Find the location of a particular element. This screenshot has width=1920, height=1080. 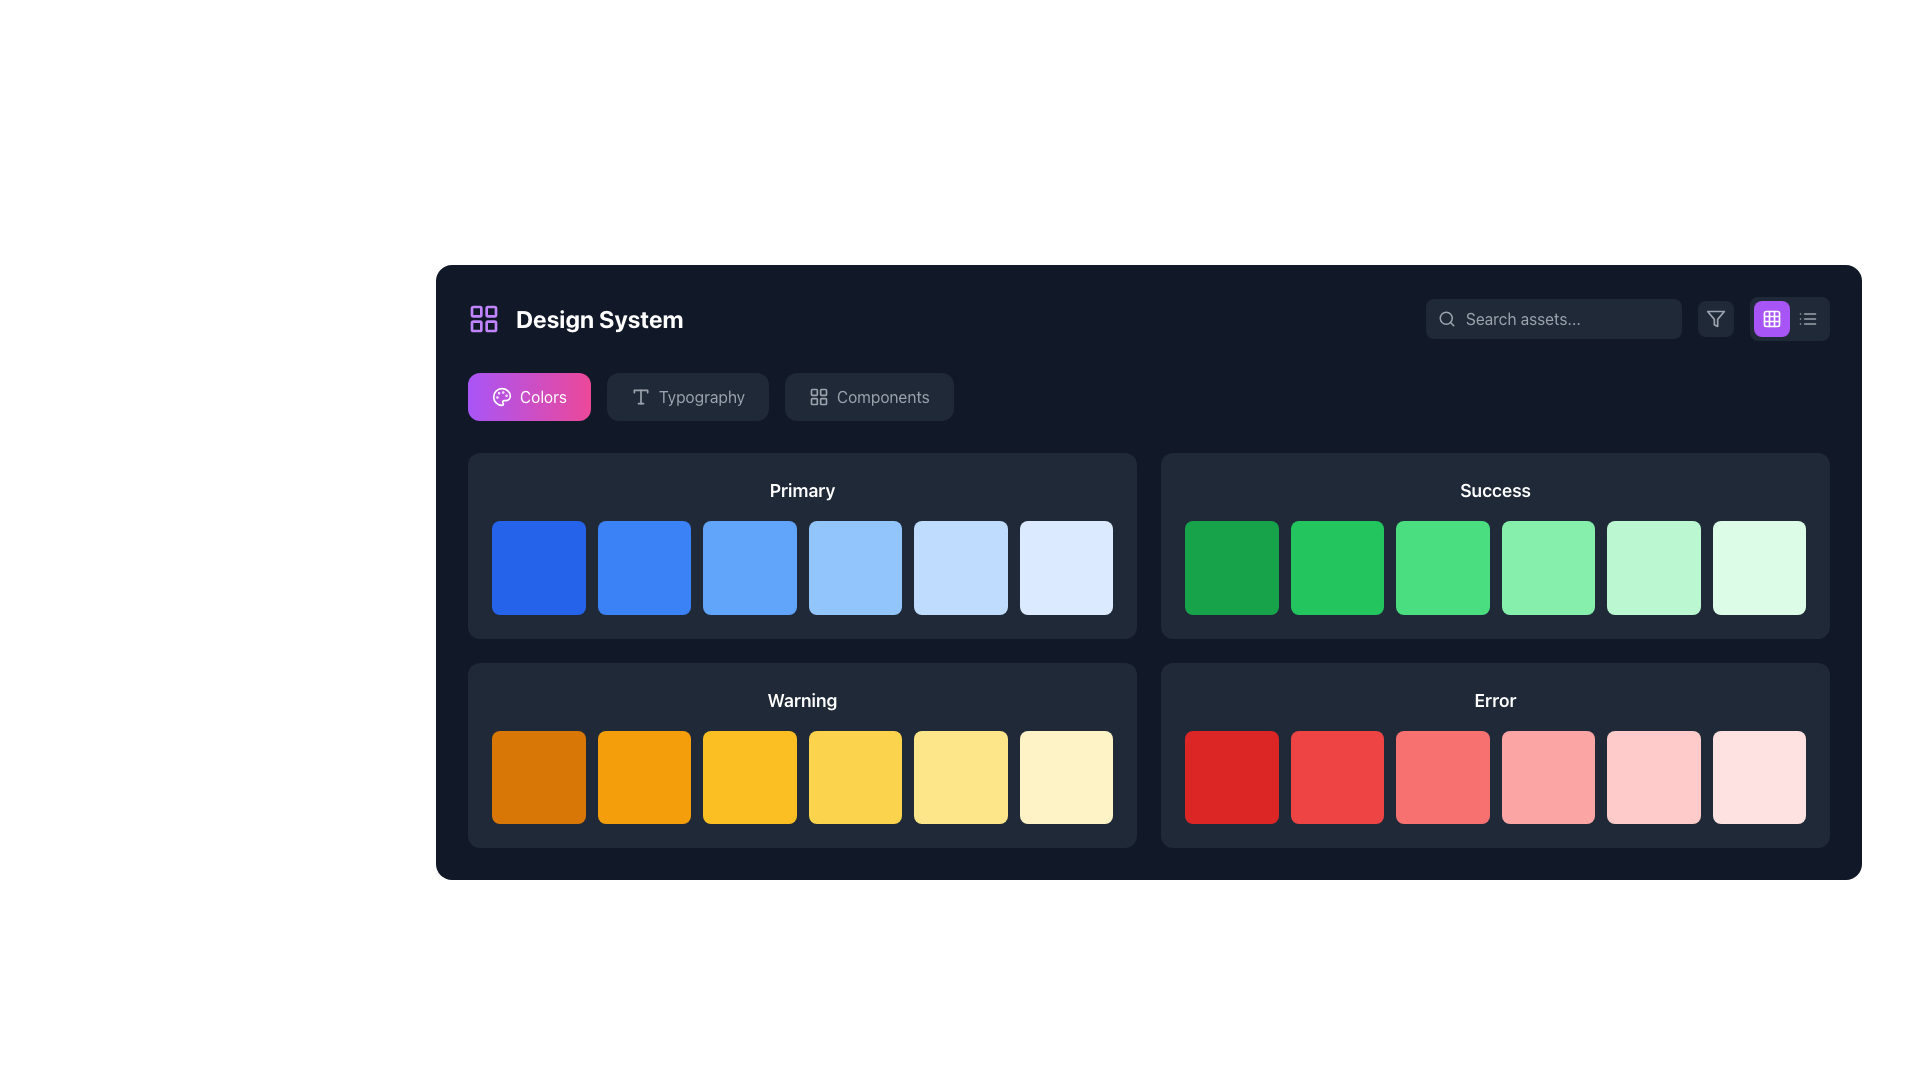

painter's palette icon located in the upper left section of the interface, part of the 'Colors' button is located at coordinates (502, 397).